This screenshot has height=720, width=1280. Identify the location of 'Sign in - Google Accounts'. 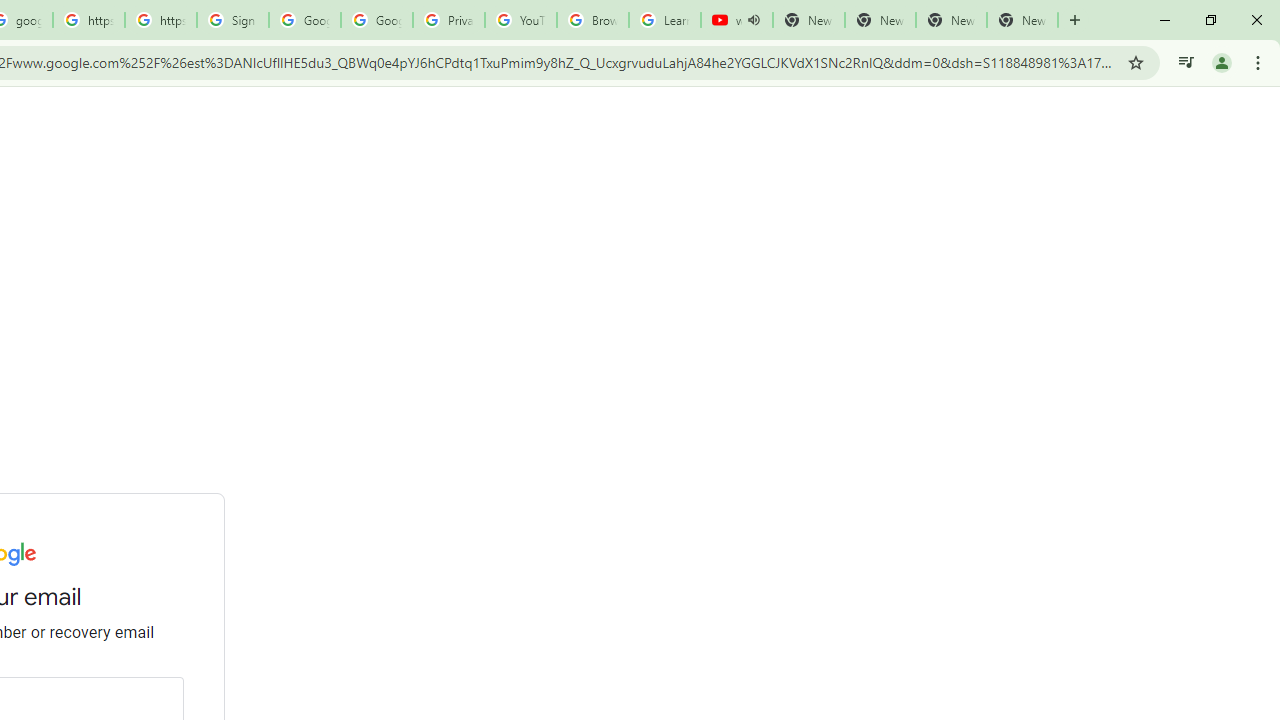
(232, 20).